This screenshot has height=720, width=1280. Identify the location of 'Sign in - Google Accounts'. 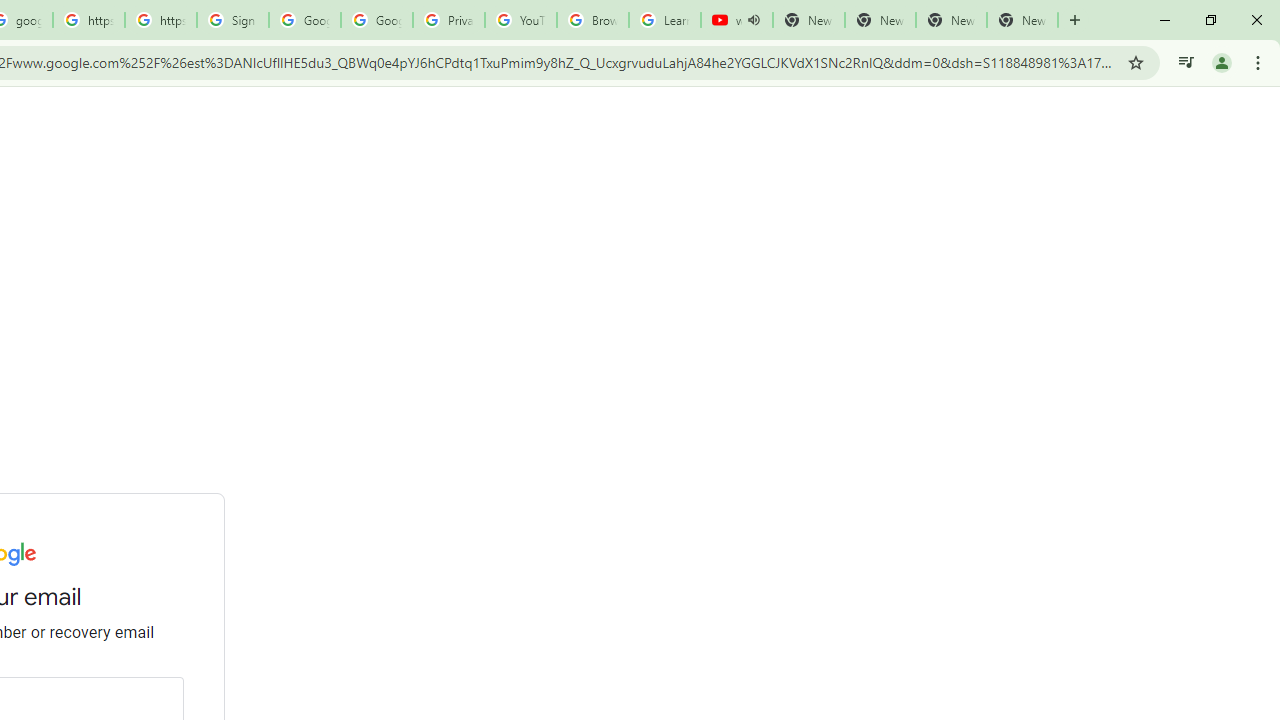
(232, 20).